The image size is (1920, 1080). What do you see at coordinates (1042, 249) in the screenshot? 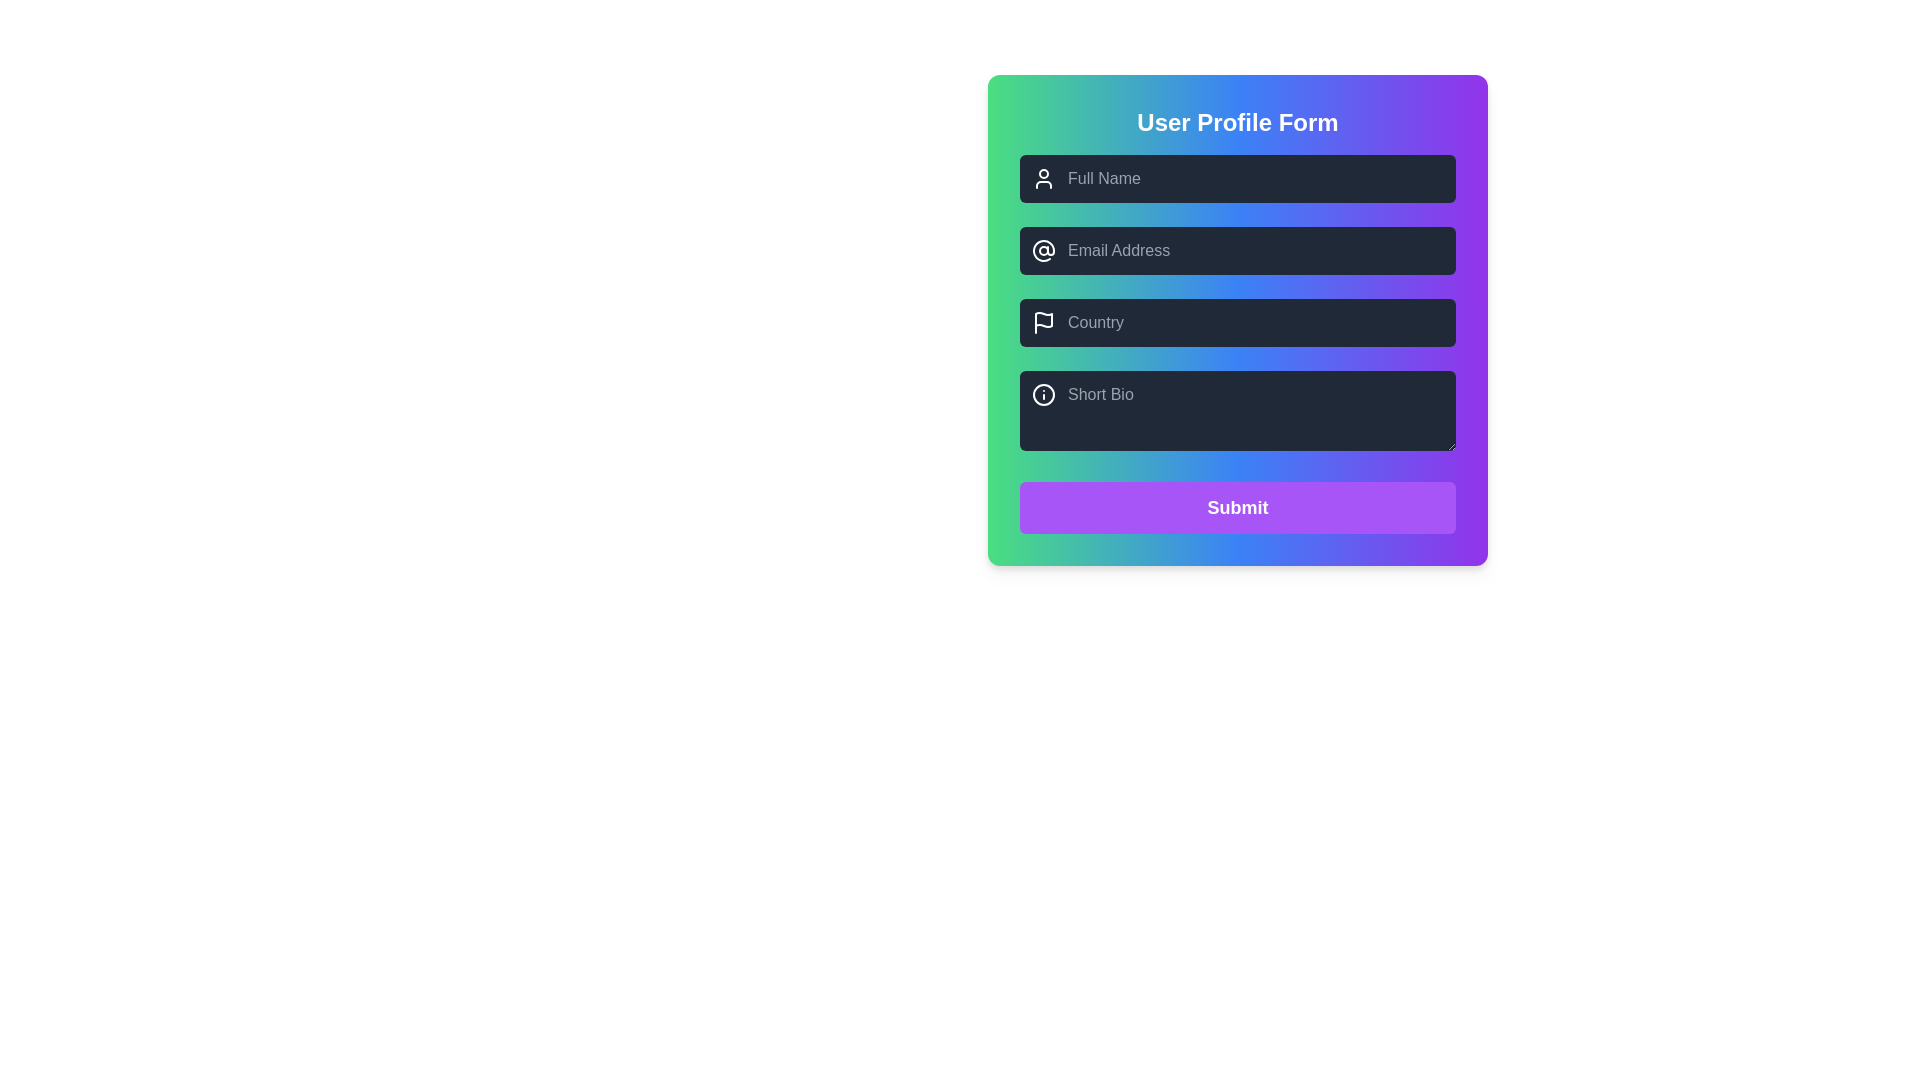
I see `the icon that visually indicates the purpose of the associated email input field, which is located to the left of the 'Email Address' input in the second row of the form` at bounding box center [1042, 249].